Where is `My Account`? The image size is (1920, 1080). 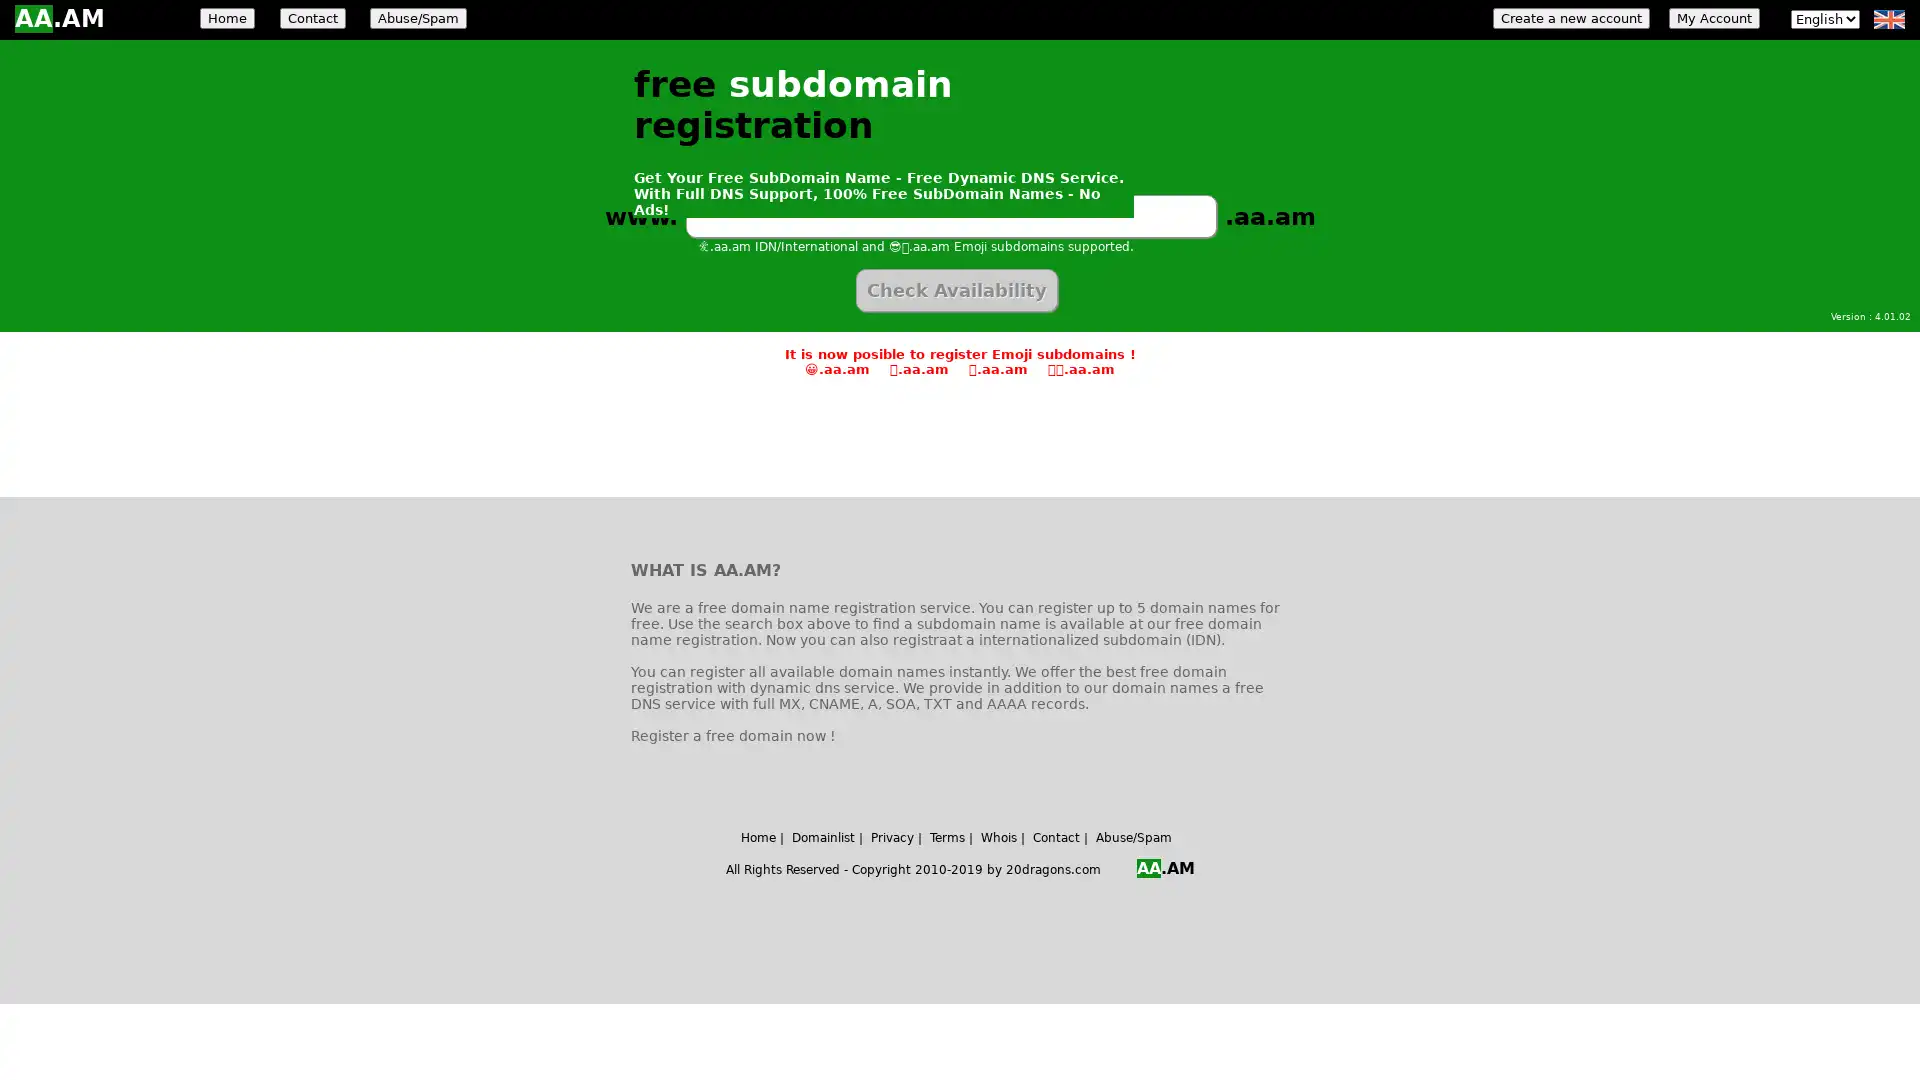 My Account is located at coordinates (1713, 18).